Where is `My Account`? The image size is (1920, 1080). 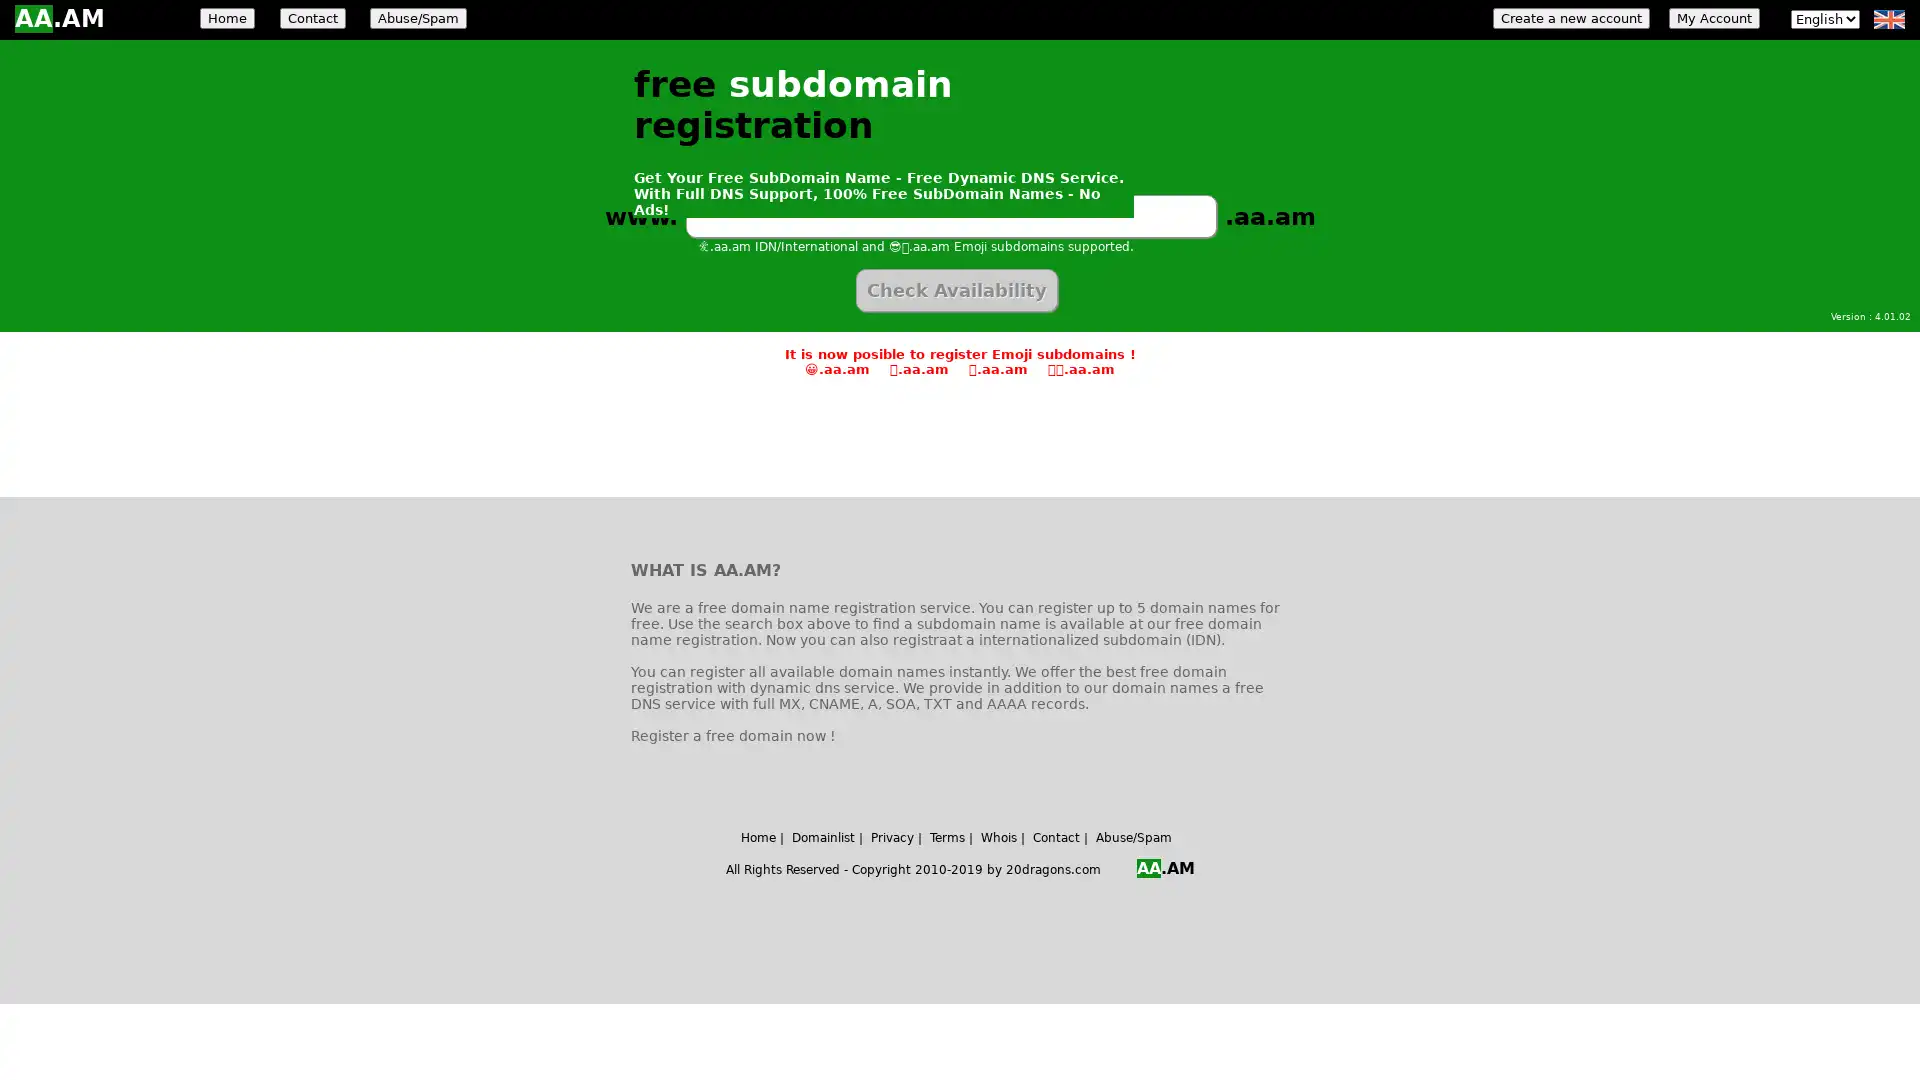 My Account is located at coordinates (1713, 18).